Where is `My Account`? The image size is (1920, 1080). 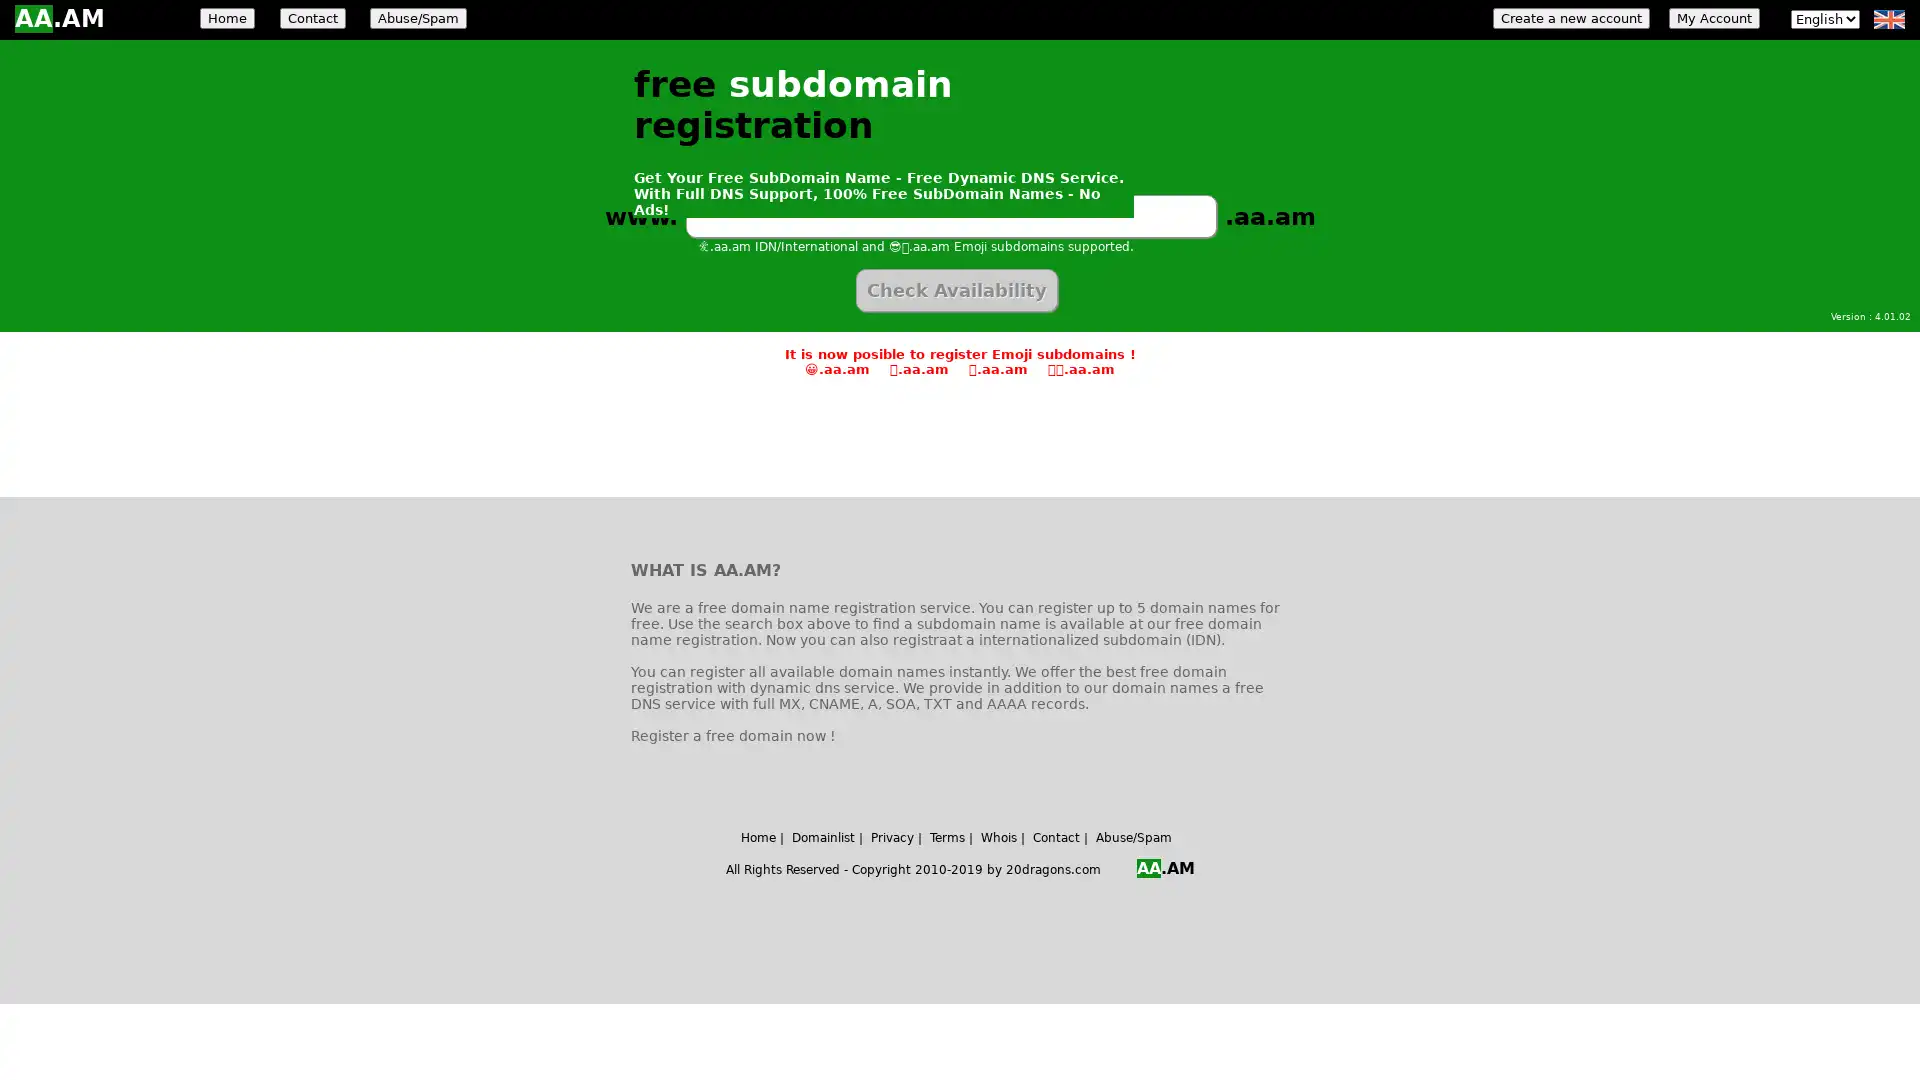 My Account is located at coordinates (1713, 18).